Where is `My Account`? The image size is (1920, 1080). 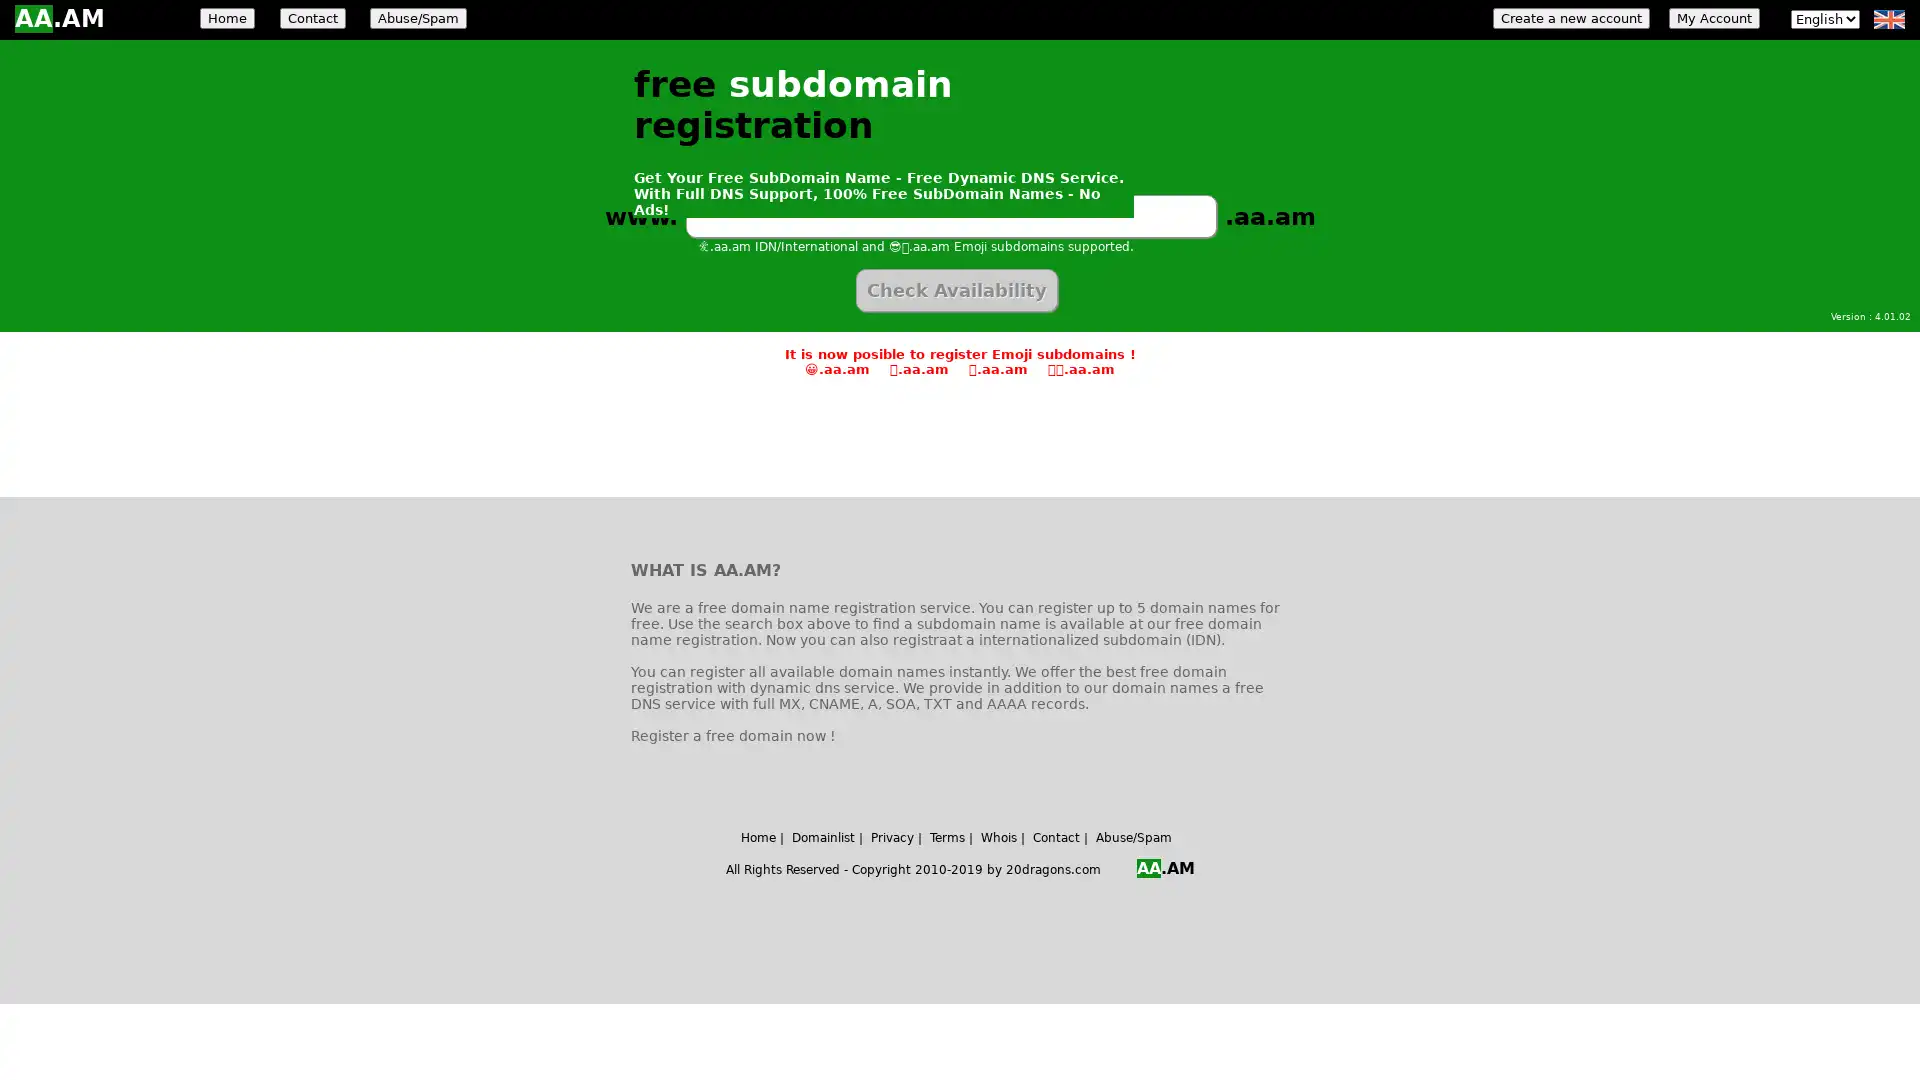 My Account is located at coordinates (1713, 18).